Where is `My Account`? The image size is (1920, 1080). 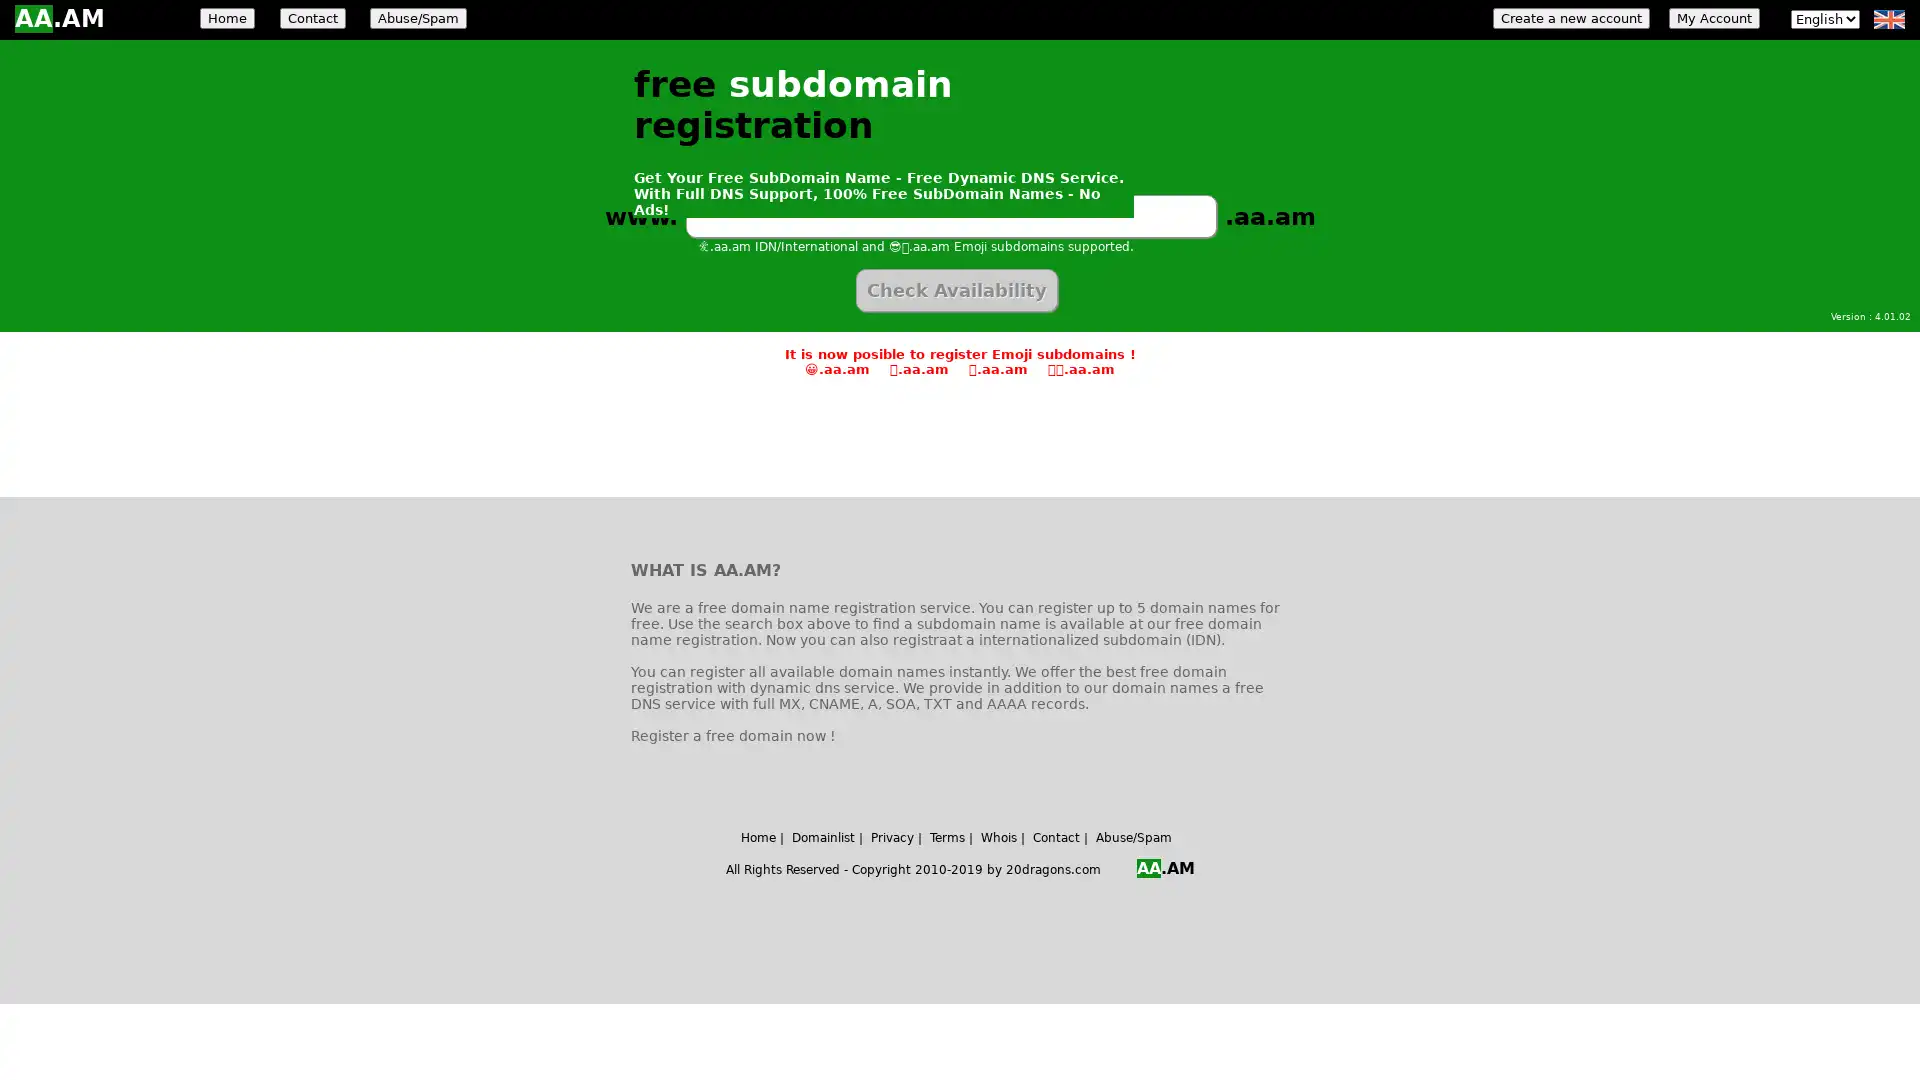 My Account is located at coordinates (1713, 18).